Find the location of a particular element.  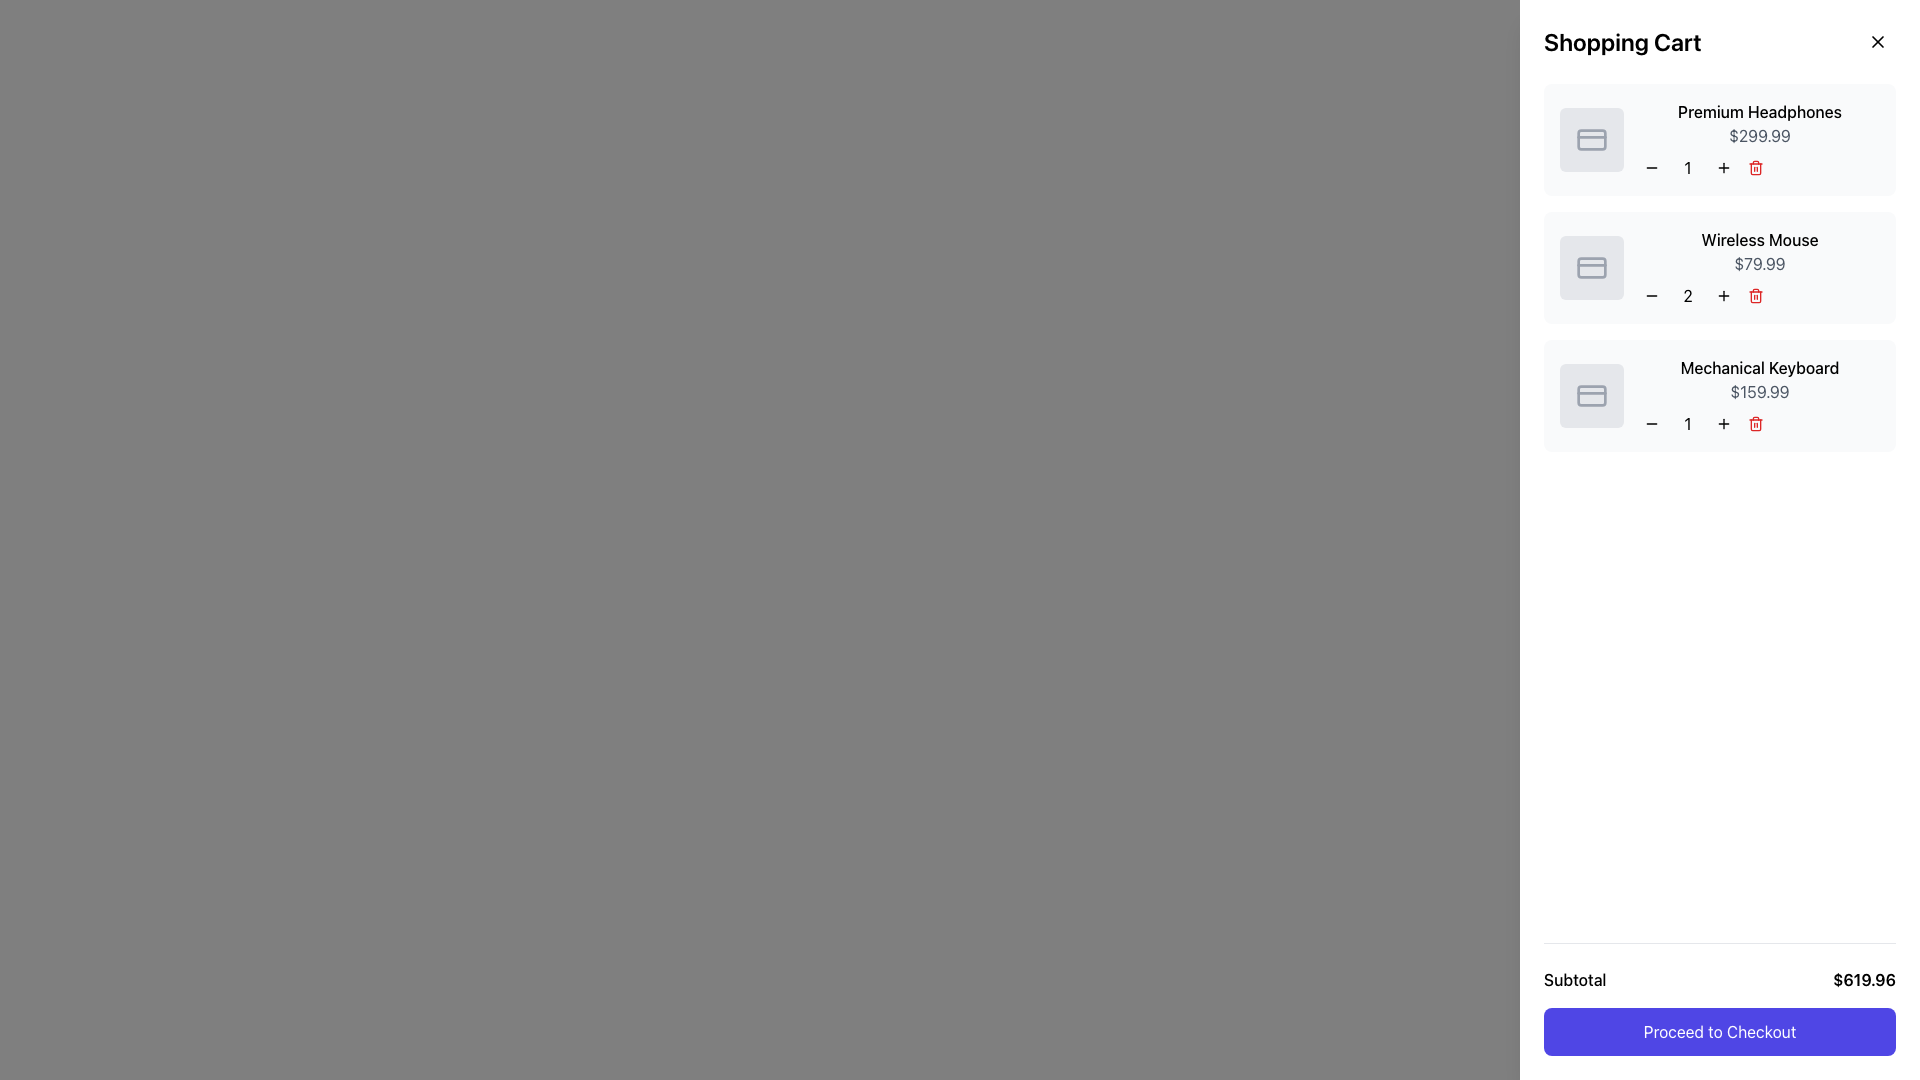

the red trash icon button on the right side of the horizontal module is located at coordinates (1760, 296).